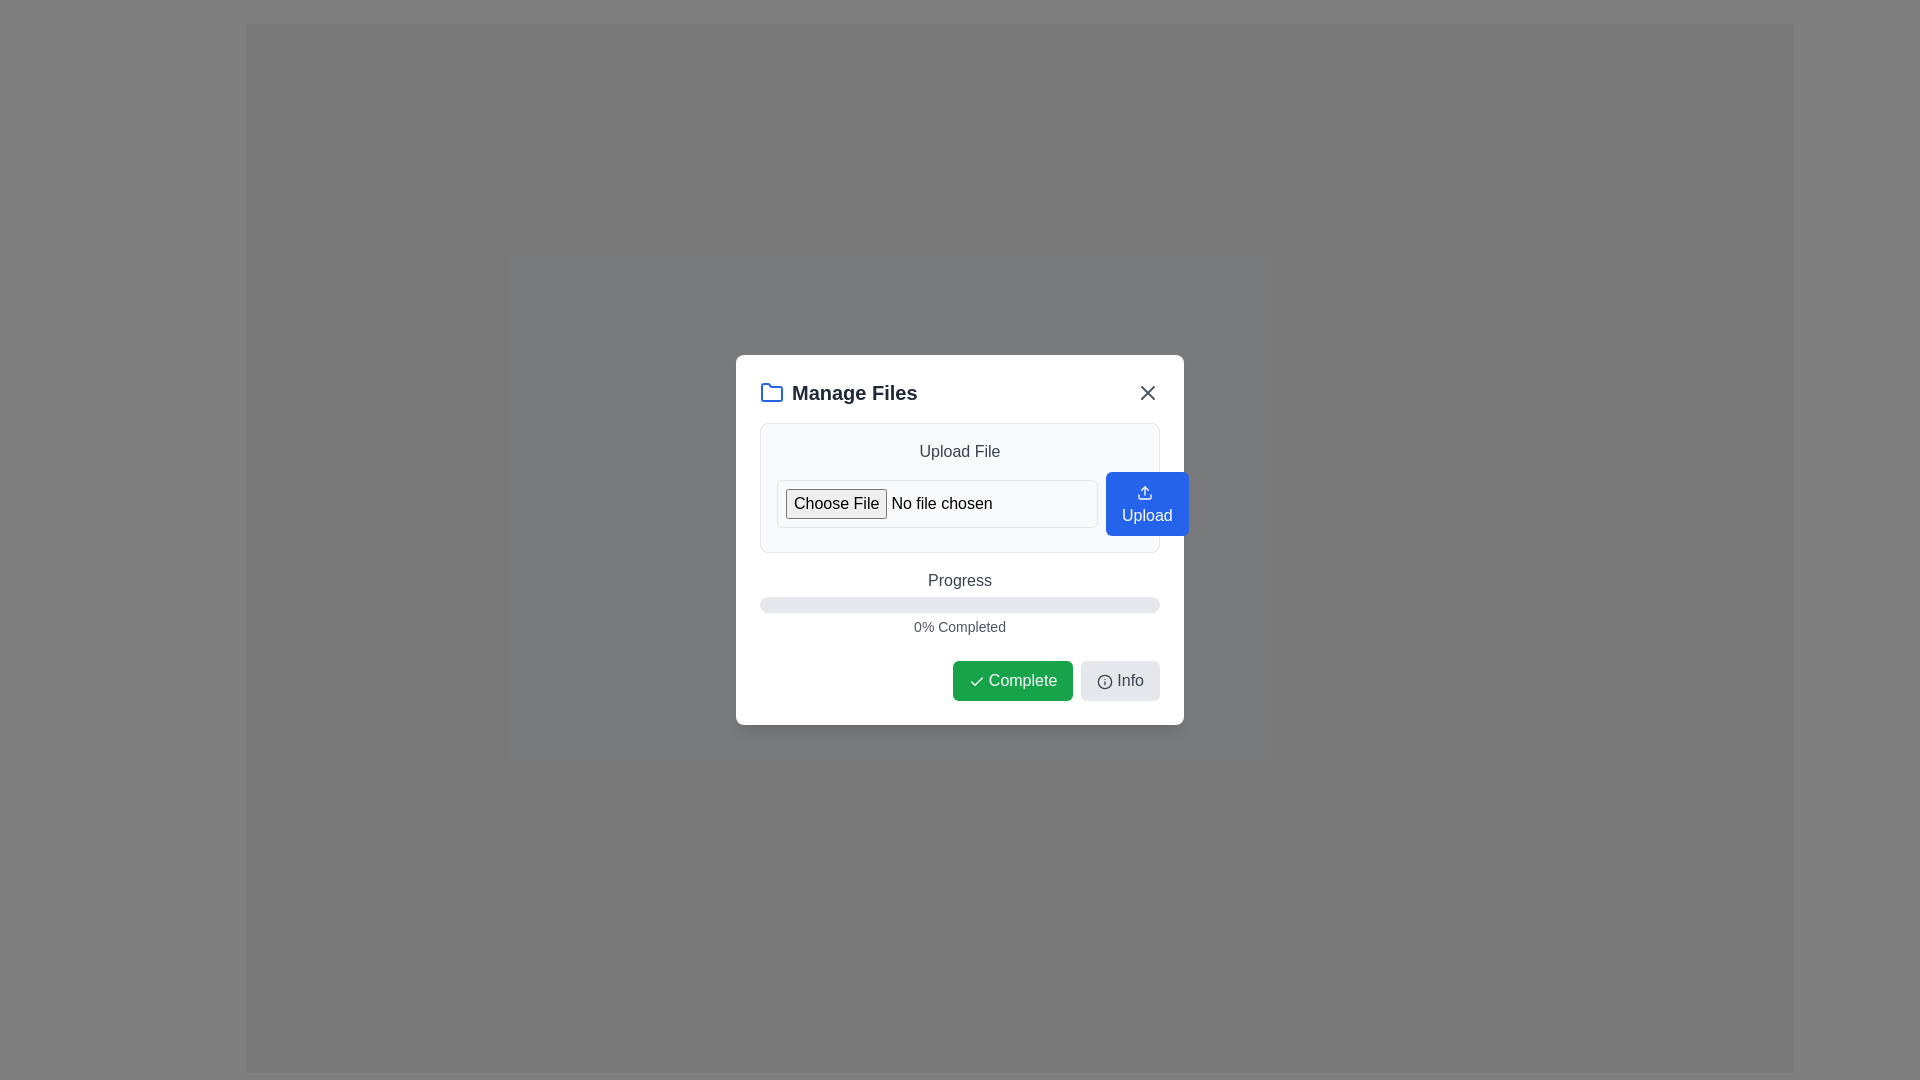 Image resolution: width=1920 pixels, height=1080 pixels. Describe the element at coordinates (1147, 503) in the screenshot. I see `the upload button located to the right of the 'Choose File No file chosen' input in the 'Manage Files' modal` at that location.